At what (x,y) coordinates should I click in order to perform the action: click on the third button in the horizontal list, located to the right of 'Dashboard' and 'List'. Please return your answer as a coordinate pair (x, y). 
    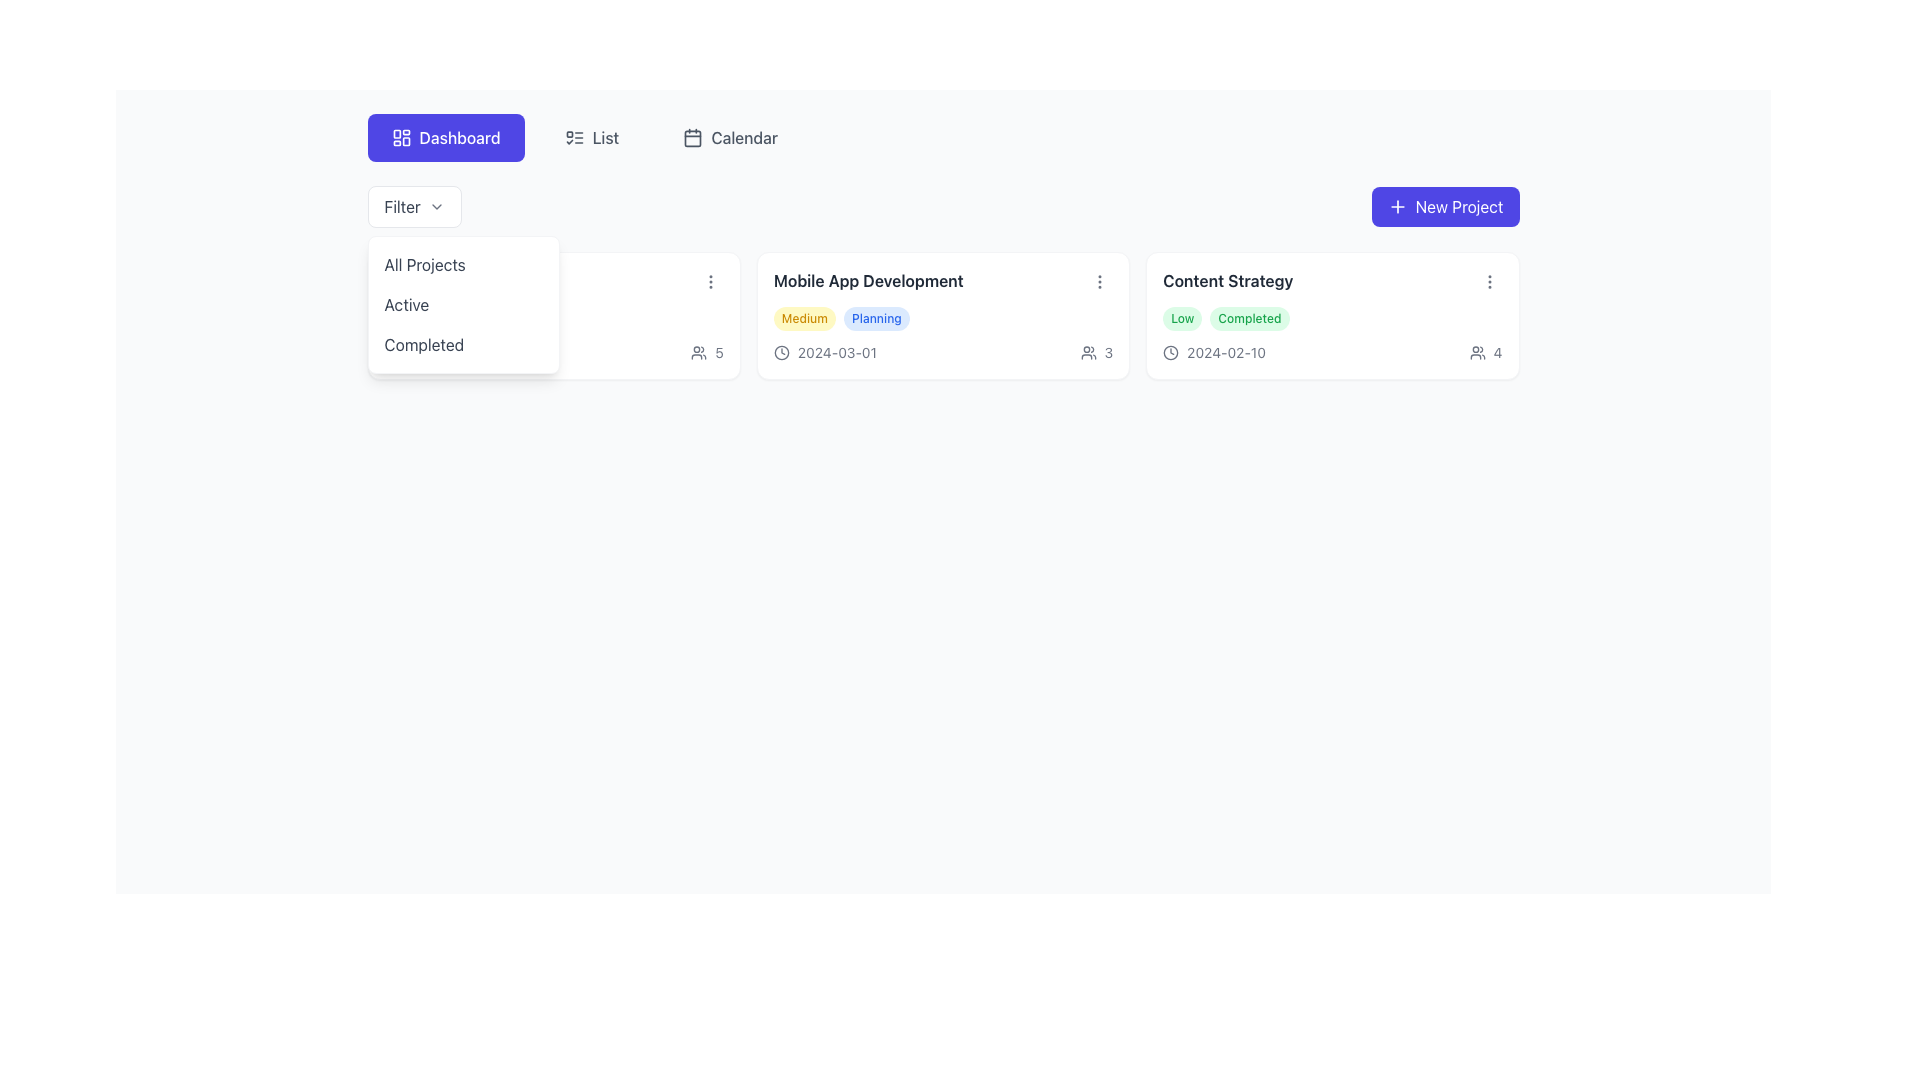
    Looking at the image, I should click on (729, 137).